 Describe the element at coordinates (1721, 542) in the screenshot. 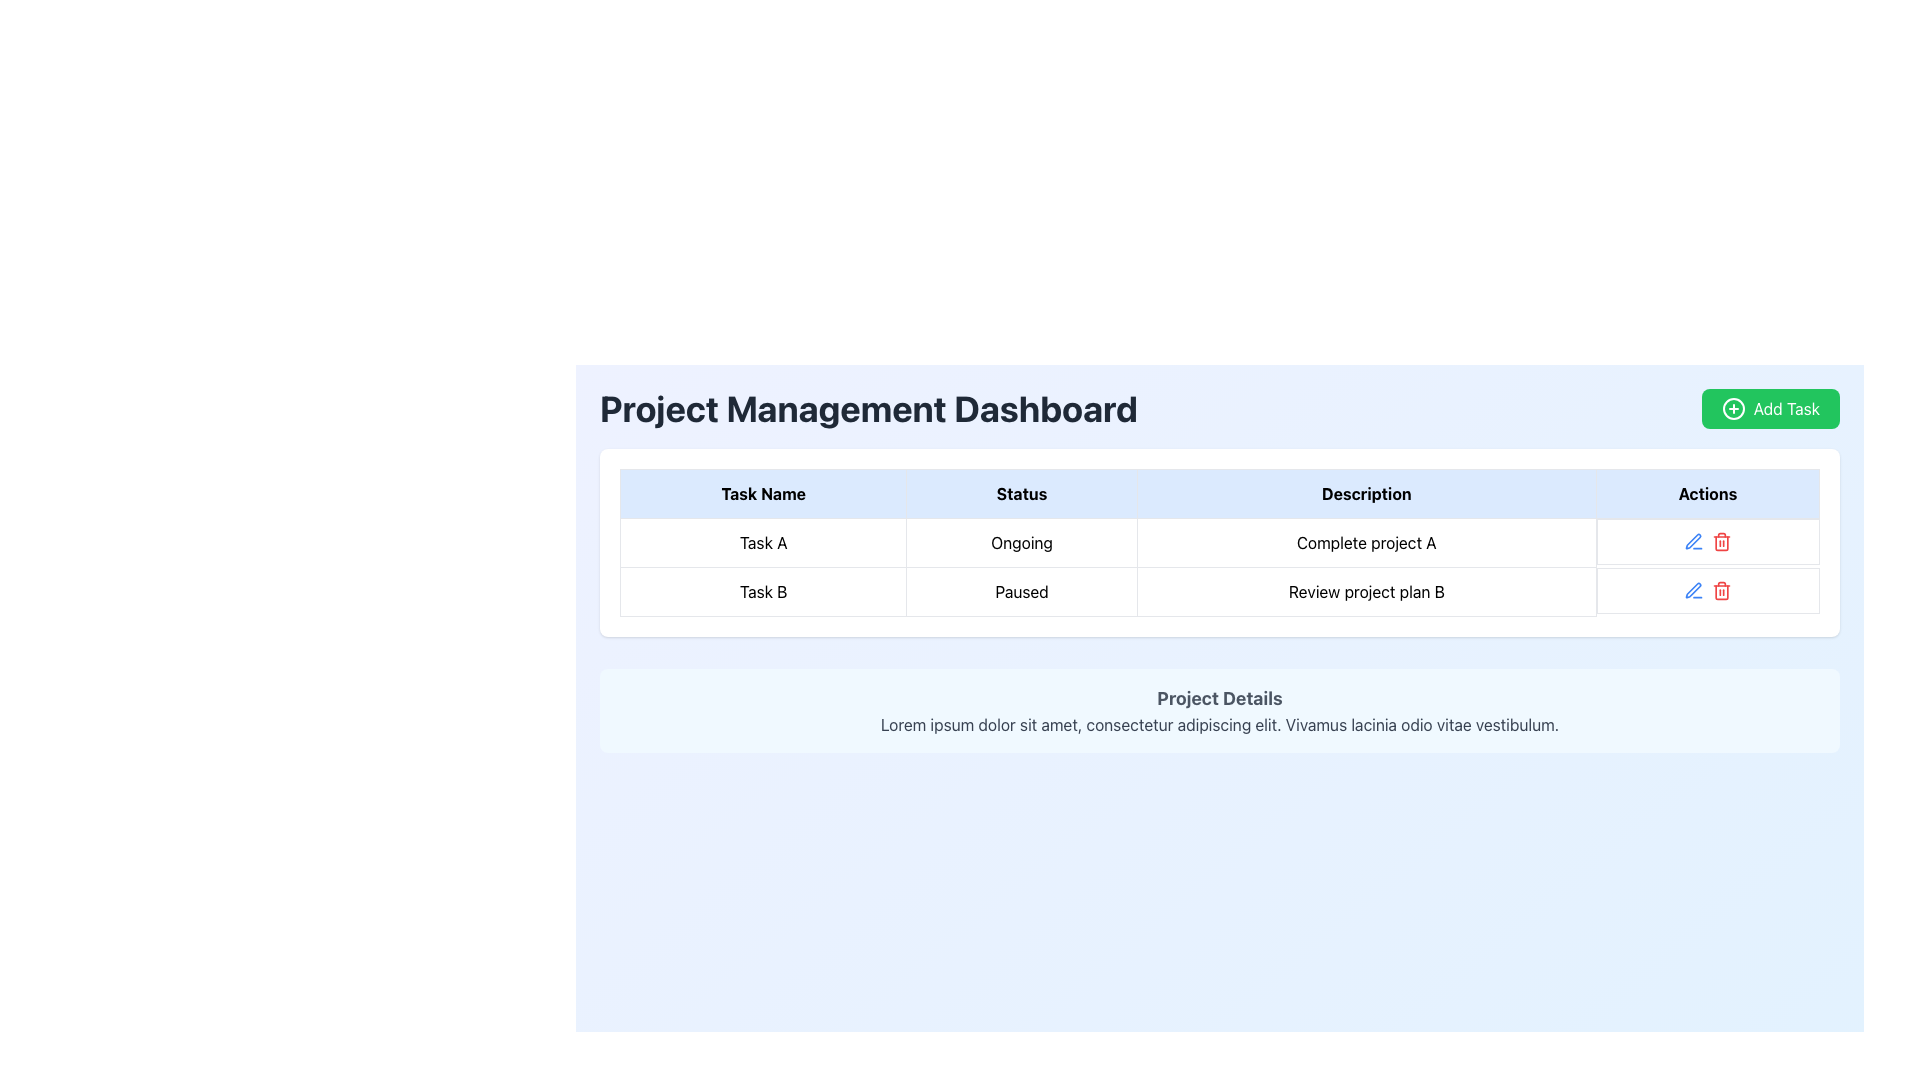

I see `the red trash can icon button in the Actions column of the second row for Task B` at that location.